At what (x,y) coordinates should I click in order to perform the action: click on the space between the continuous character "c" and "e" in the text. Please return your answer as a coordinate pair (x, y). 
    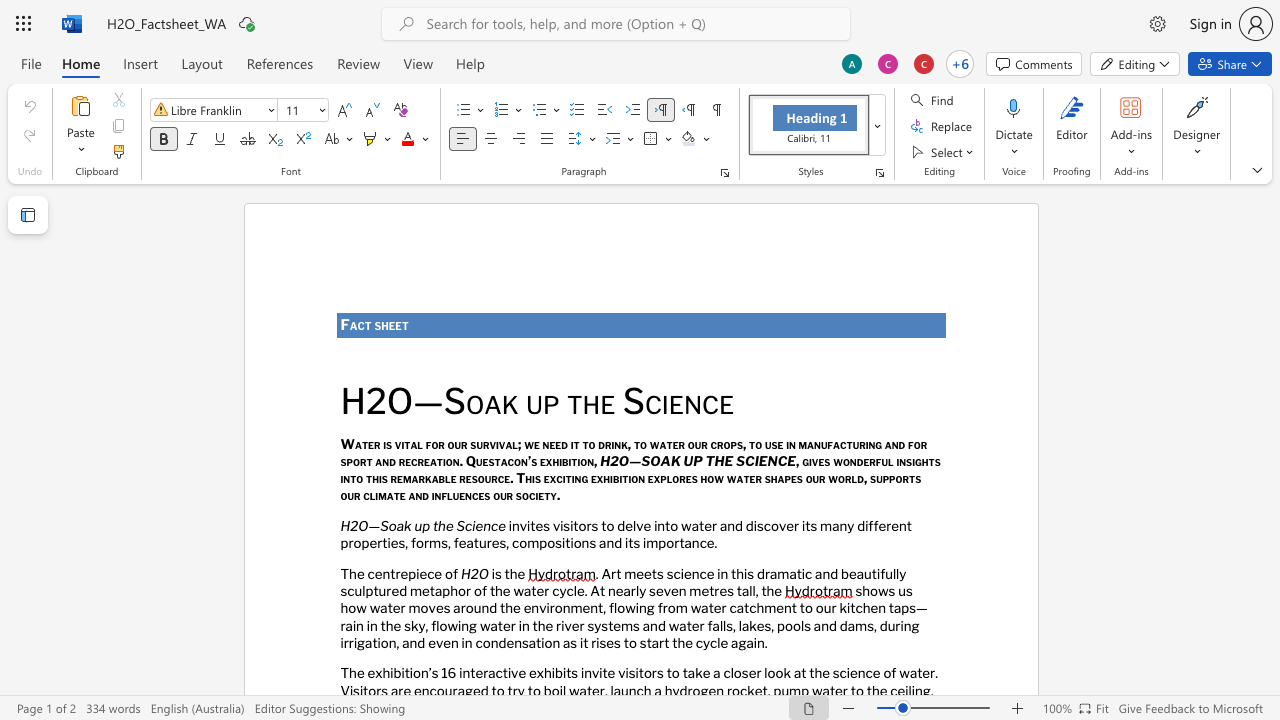
    Looking at the image, I should click on (718, 402).